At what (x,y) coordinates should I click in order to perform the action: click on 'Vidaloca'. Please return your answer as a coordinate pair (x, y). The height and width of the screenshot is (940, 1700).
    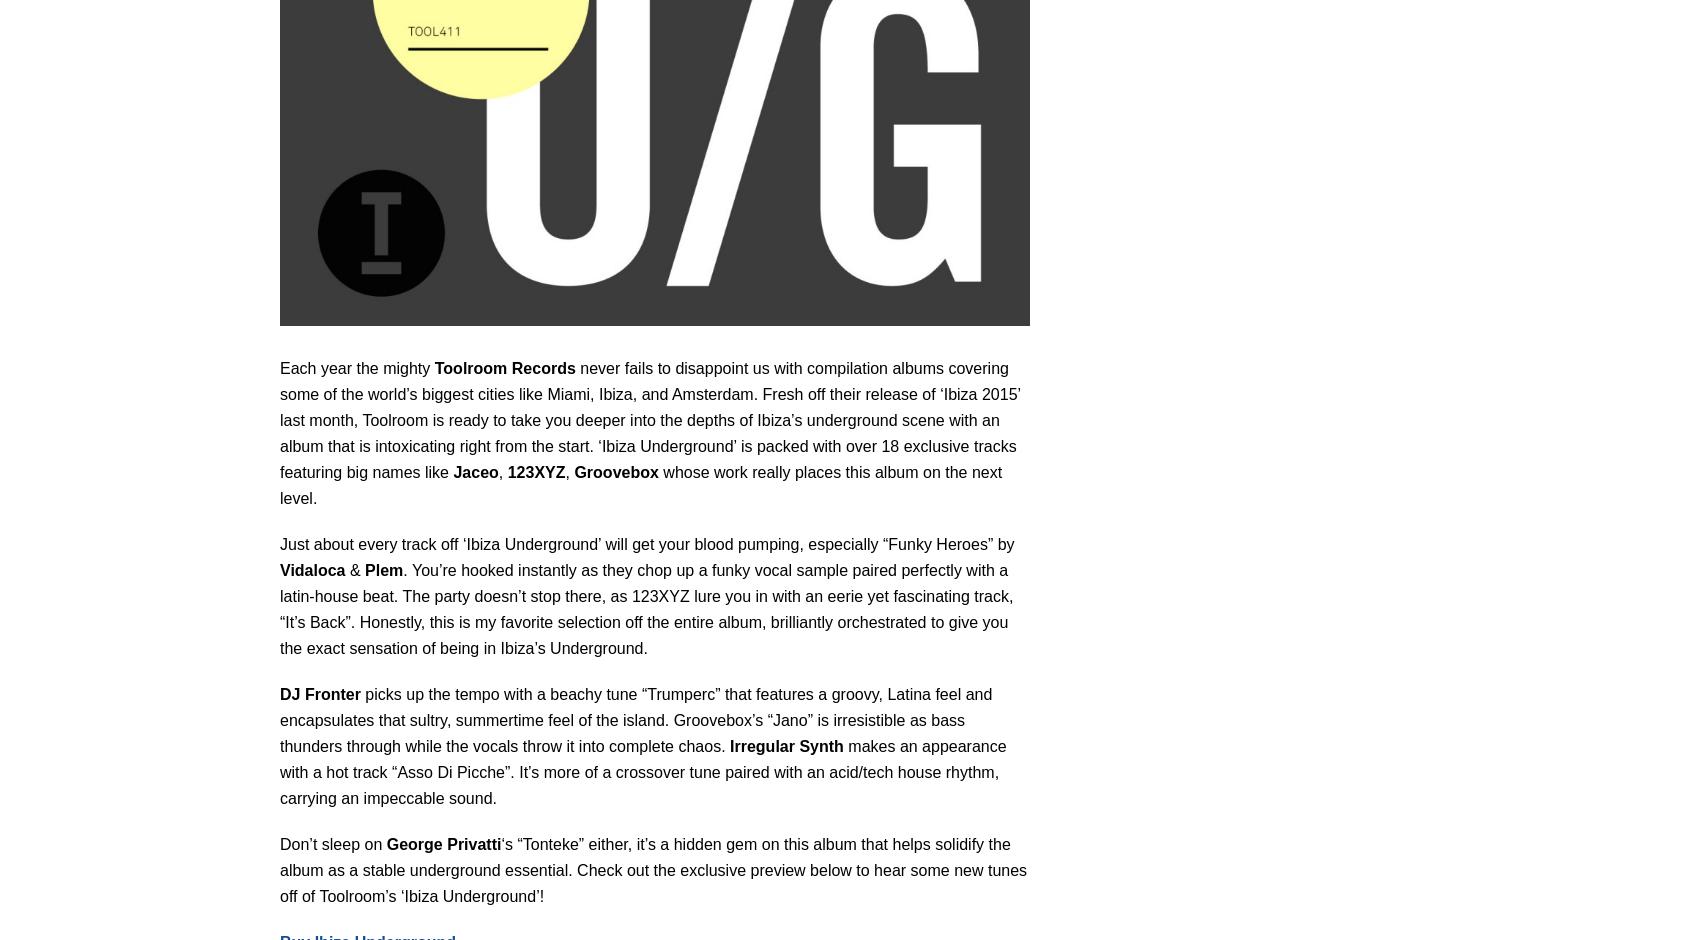
    Looking at the image, I should click on (312, 569).